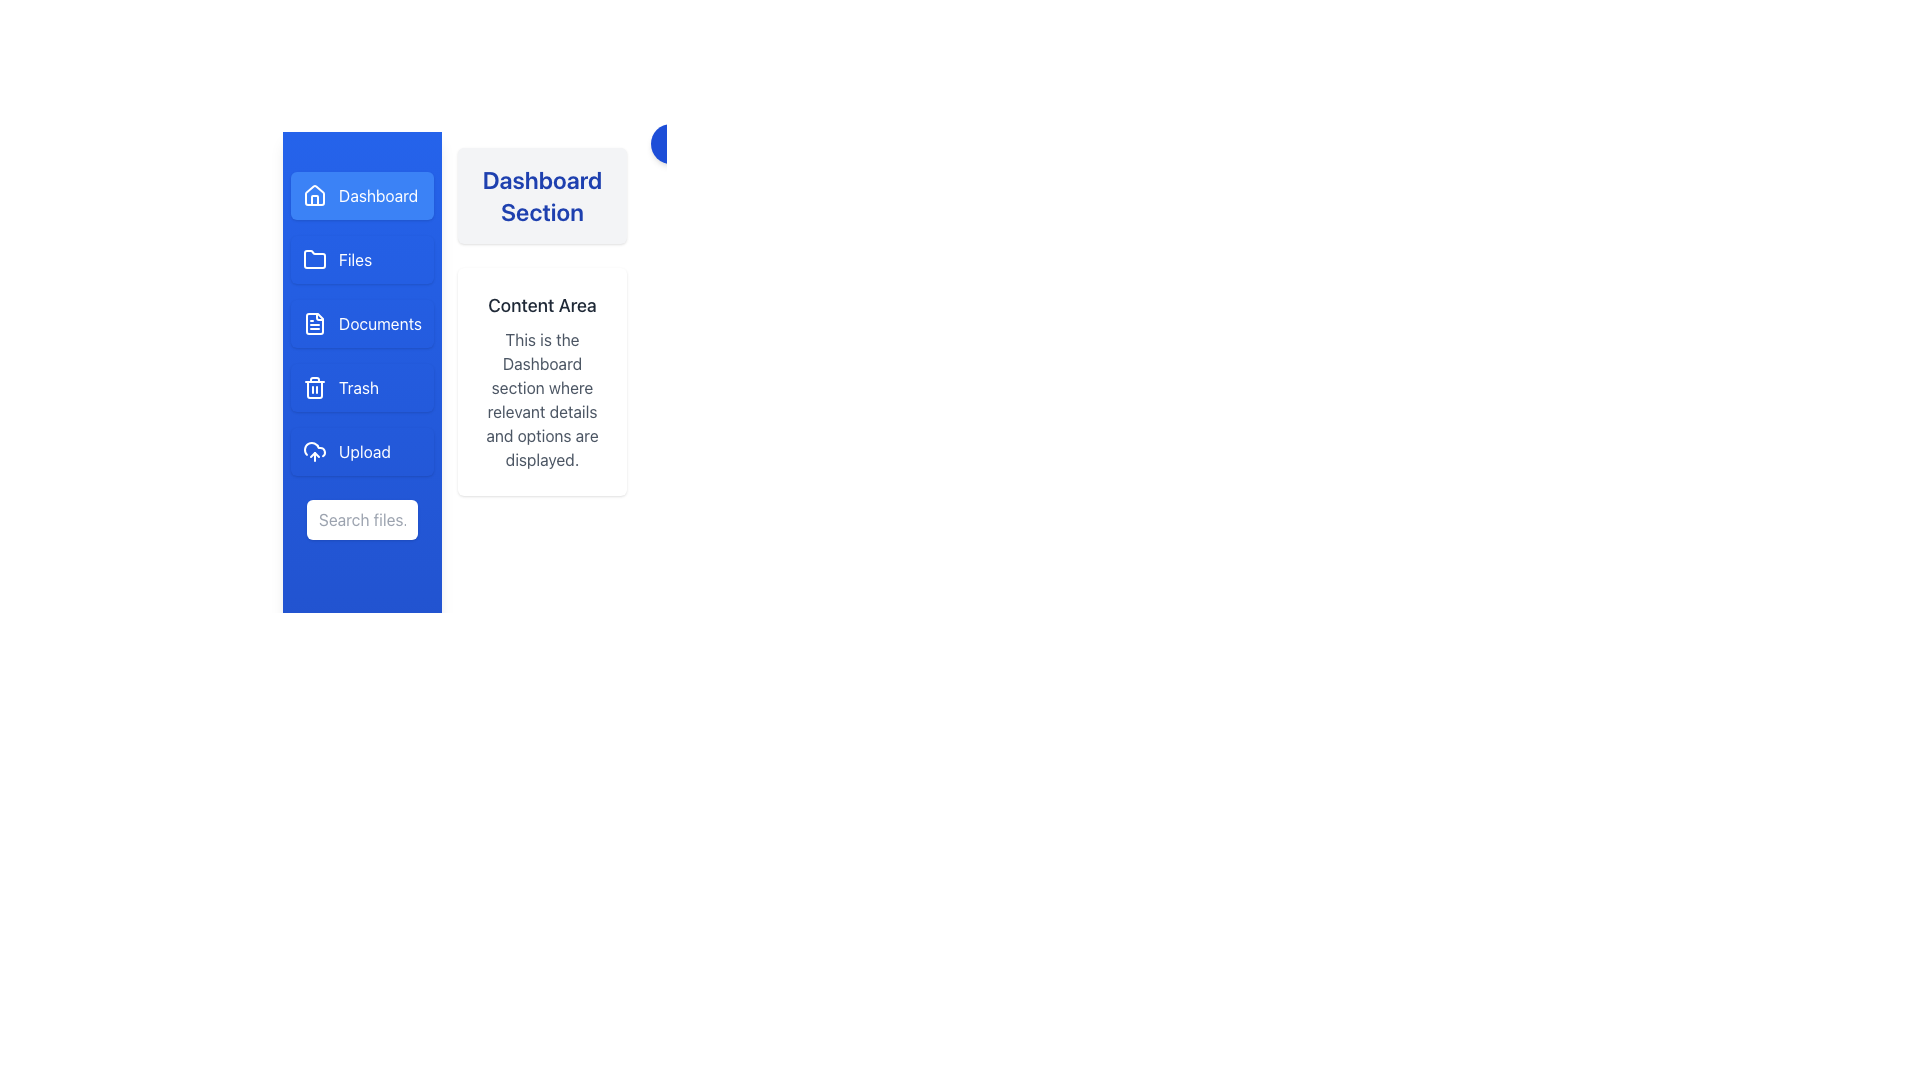 Image resolution: width=1920 pixels, height=1080 pixels. Describe the element at coordinates (314, 257) in the screenshot. I see `the folder icon located in the navigation sidebar next to the 'Files' menu option` at that location.